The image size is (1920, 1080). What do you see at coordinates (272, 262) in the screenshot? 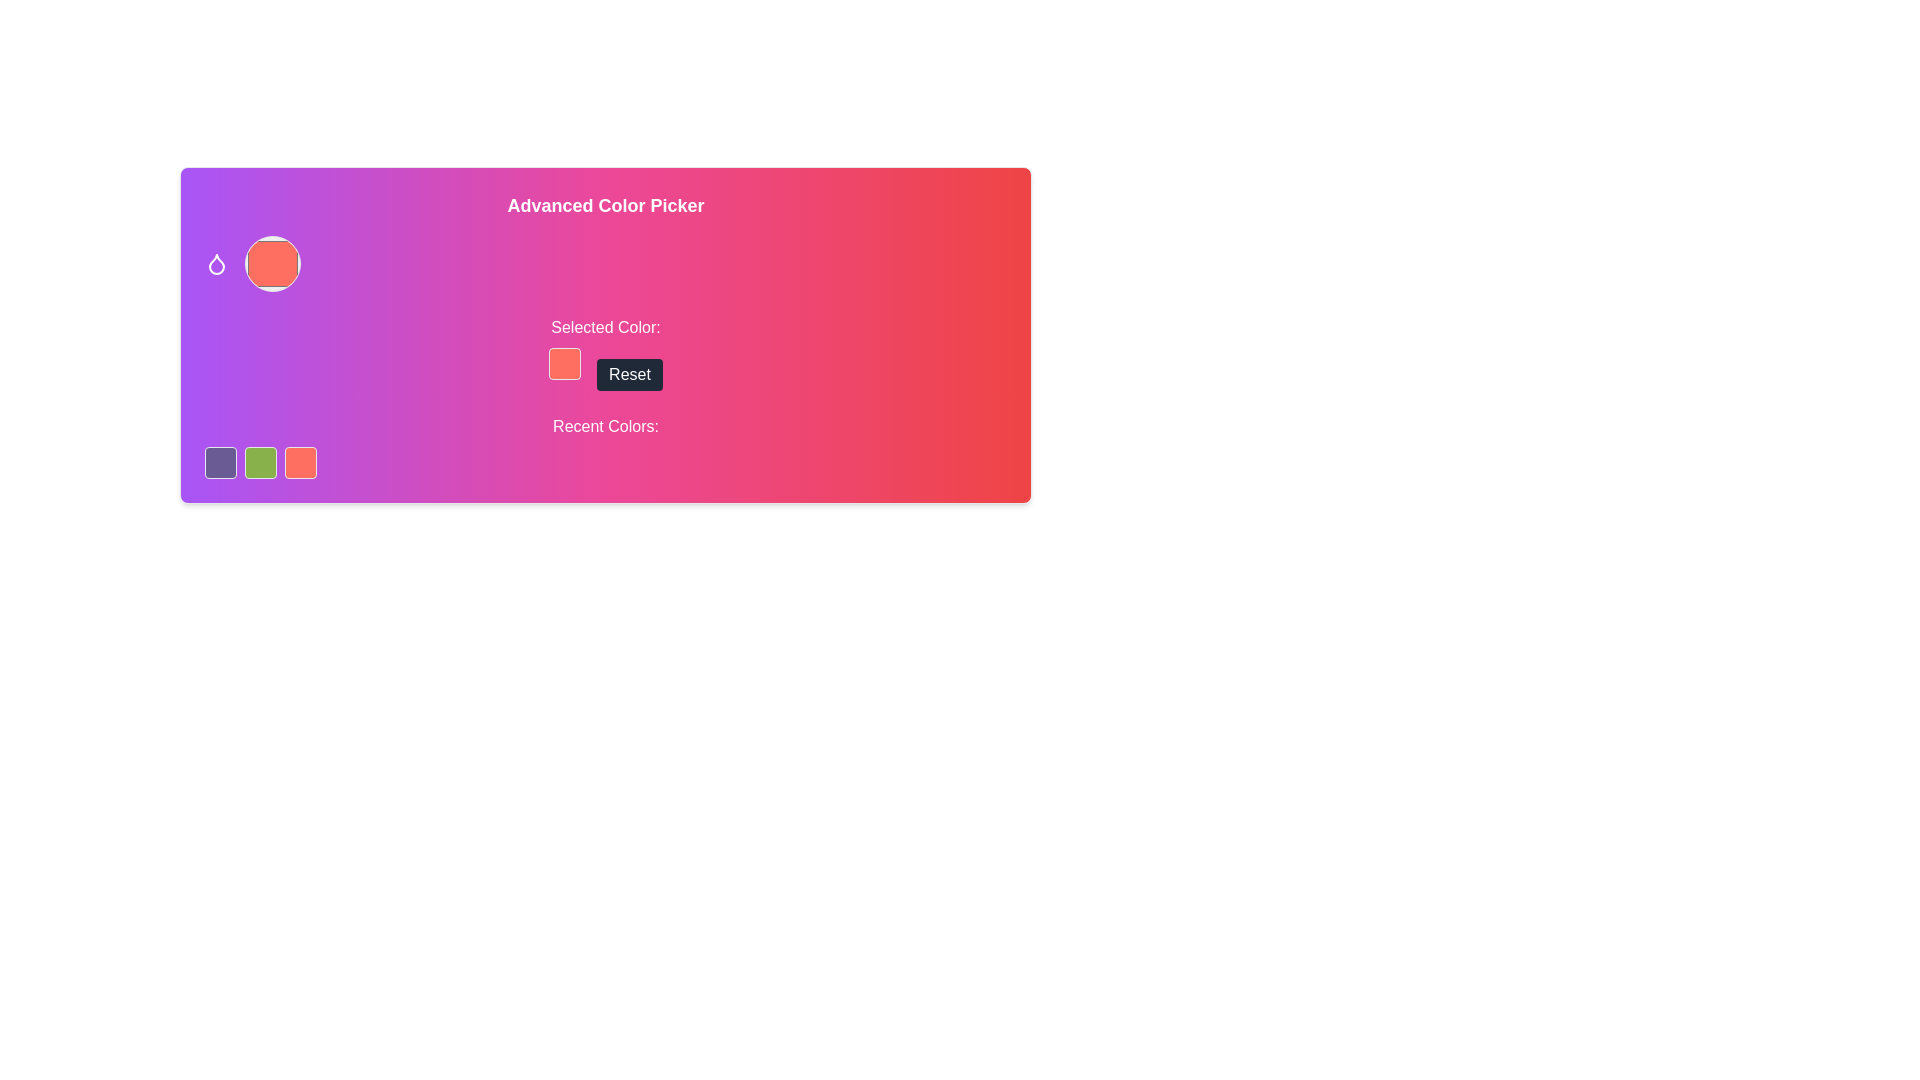
I see `the coral color picker swatch element to access additional options` at bounding box center [272, 262].